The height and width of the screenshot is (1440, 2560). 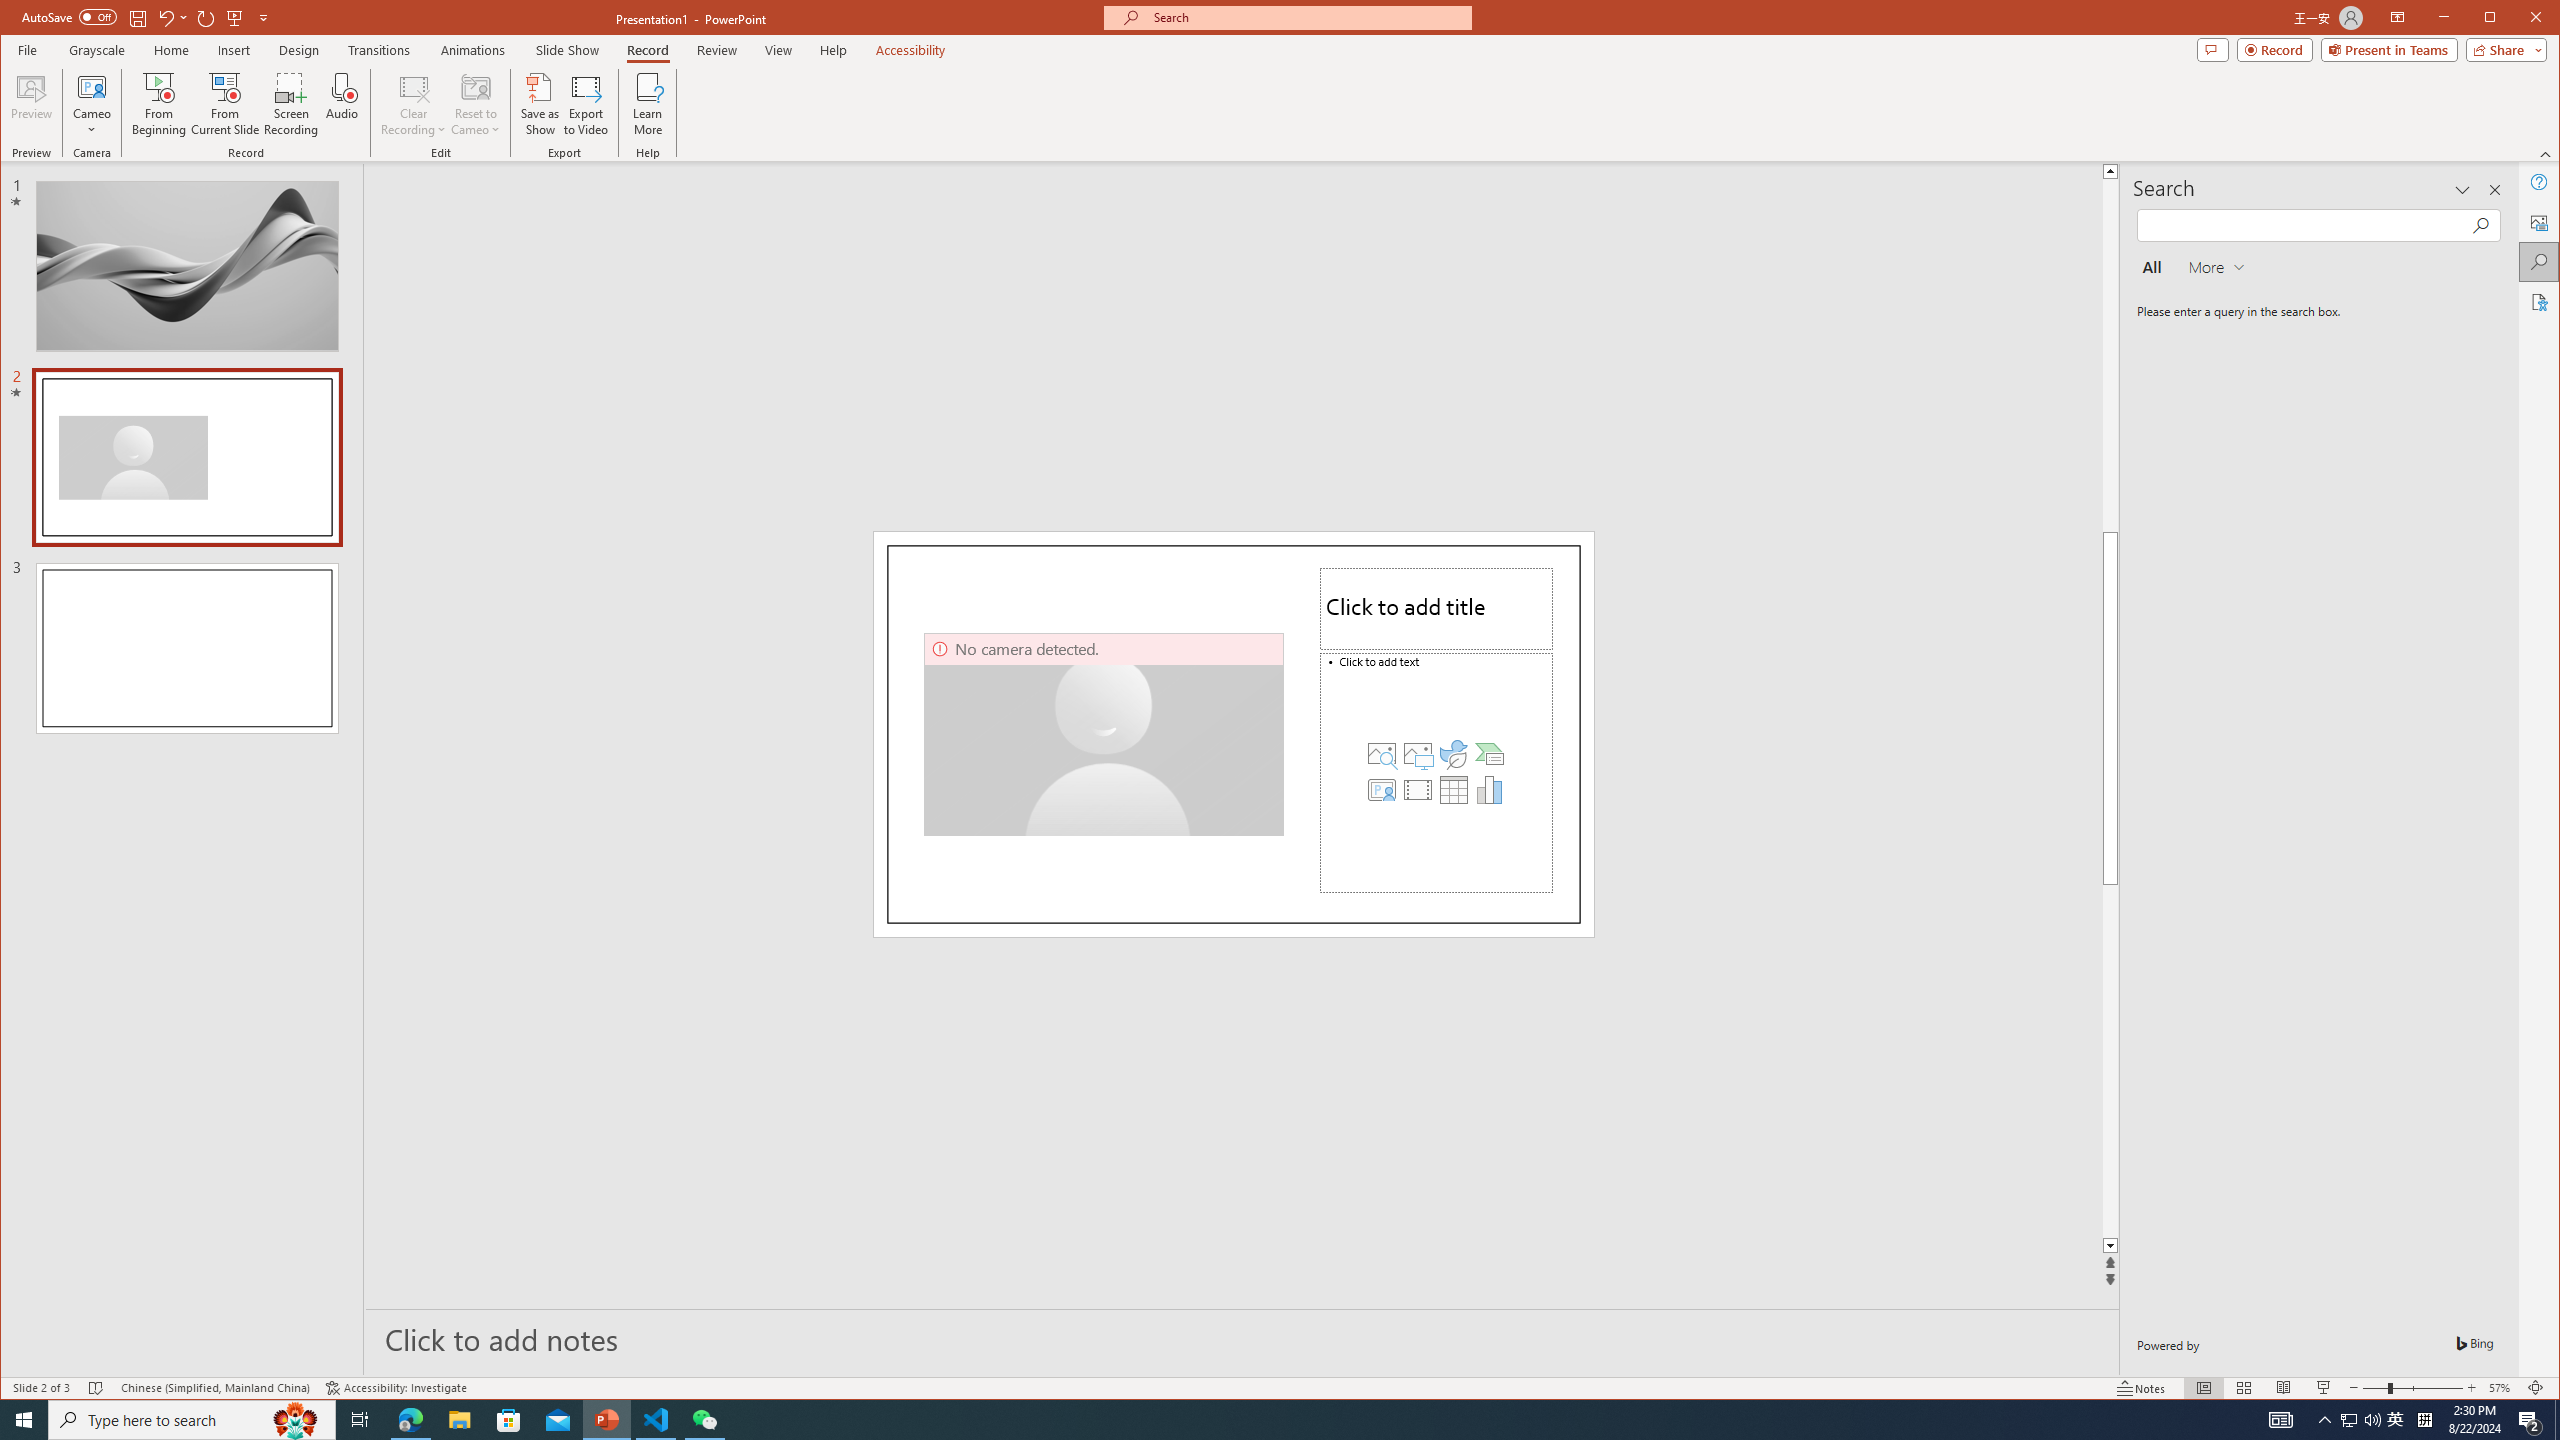 What do you see at coordinates (1488, 752) in the screenshot?
I see `'Insert a SmartArt Graphic'` at bounding box center [1488, 752].